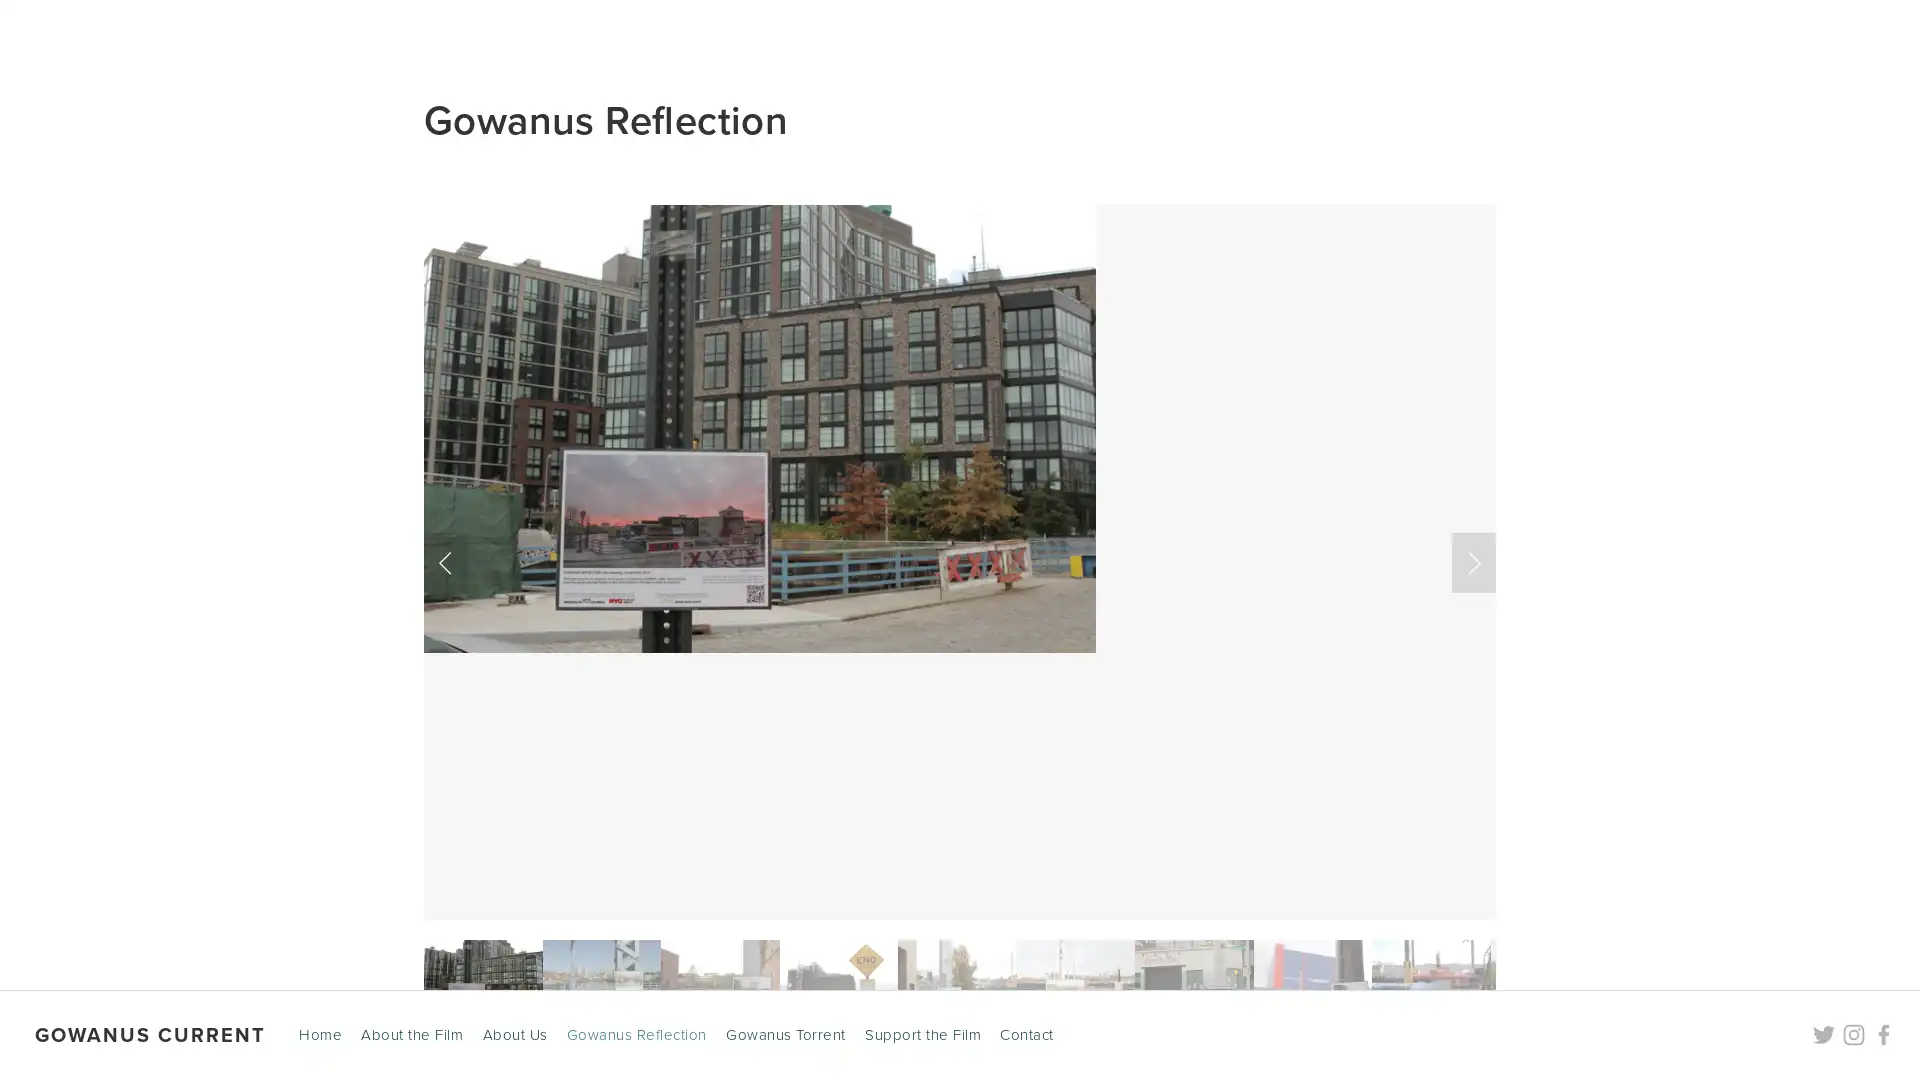 Image resolution: width=1920 pixels, height=1080 pixels. I want to click on Next Slide, so click(1473, 562).